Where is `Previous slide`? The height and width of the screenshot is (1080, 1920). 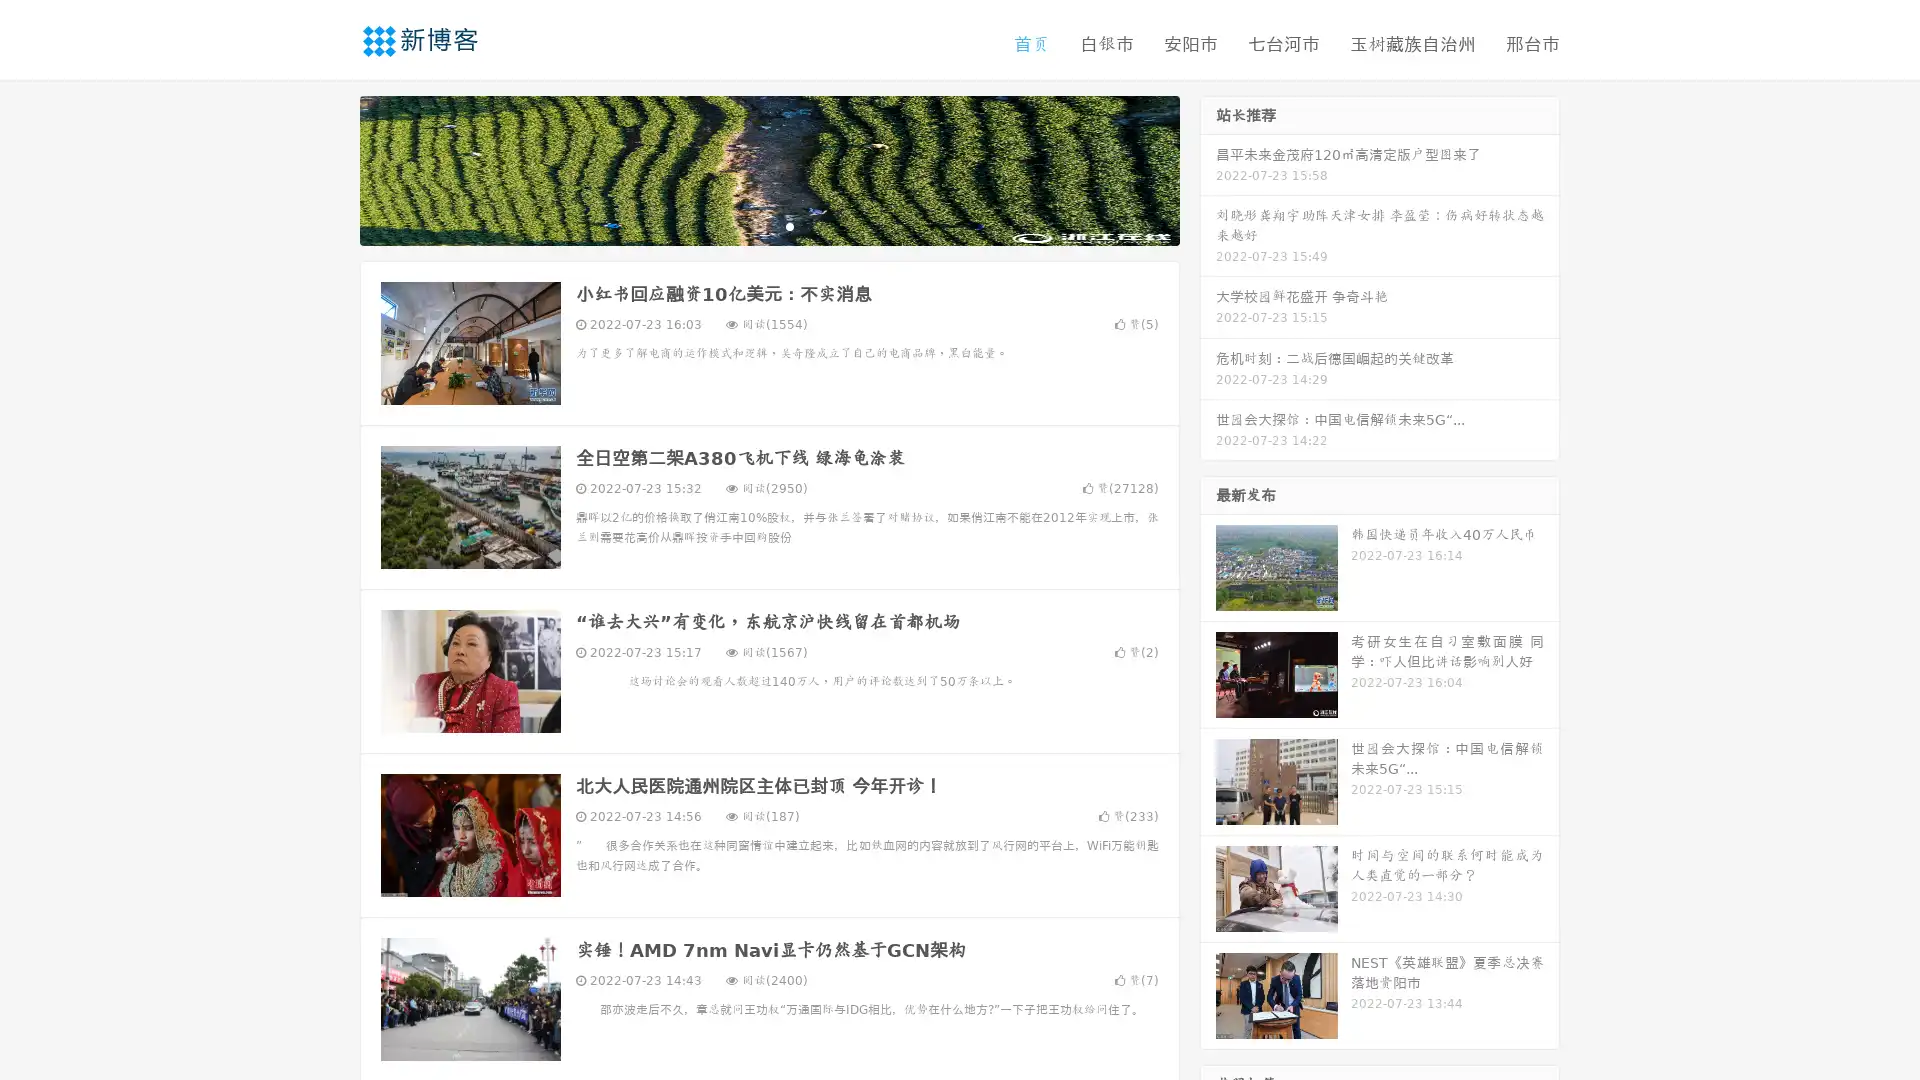
Previous slide is located at coordinates (330, 168).